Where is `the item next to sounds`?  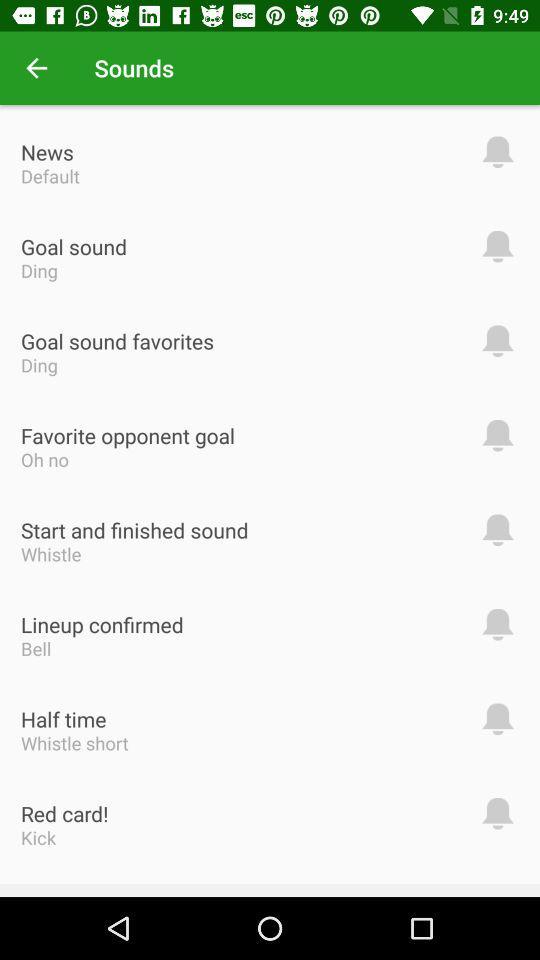 the item next to sounds is located at coordinates (36, 68).